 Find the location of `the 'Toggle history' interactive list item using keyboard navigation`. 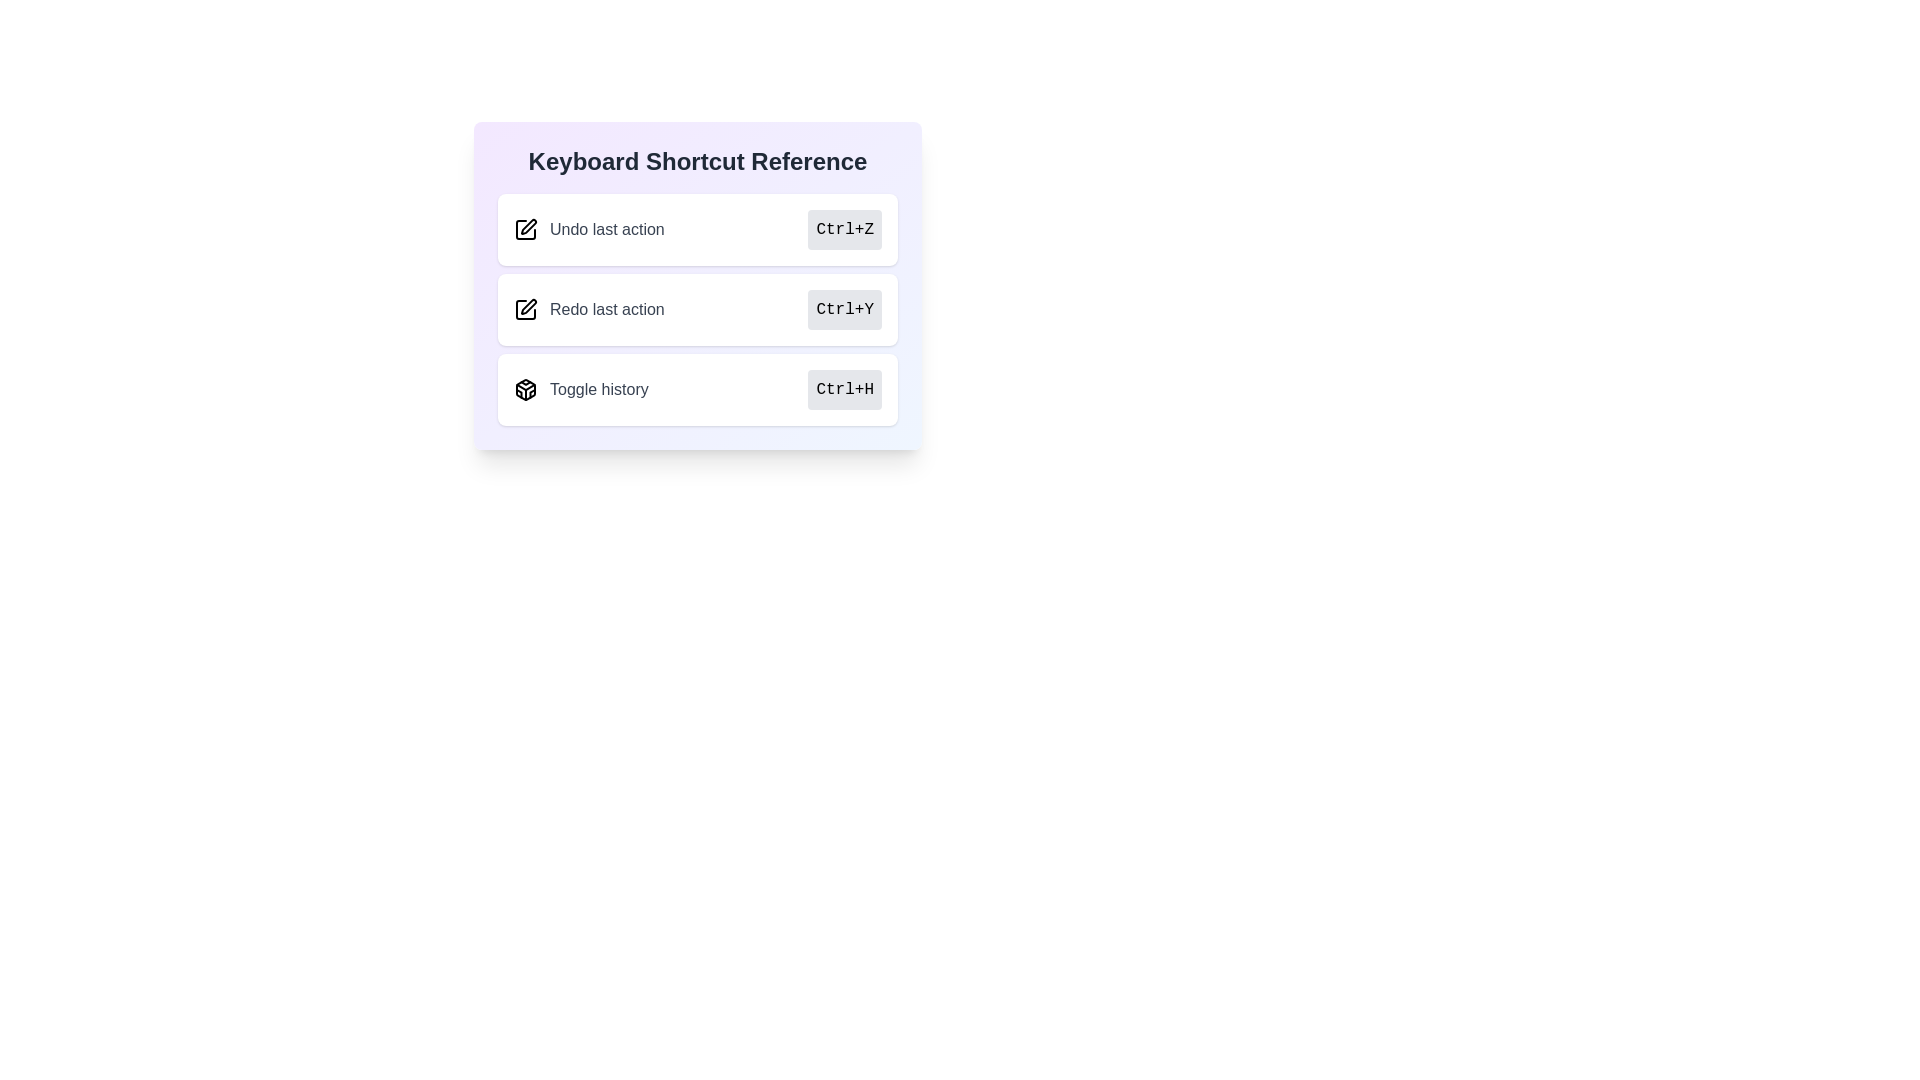

the 'Toggle history' interactive list item using keyboard navigation is located at coordinates (697, 389).